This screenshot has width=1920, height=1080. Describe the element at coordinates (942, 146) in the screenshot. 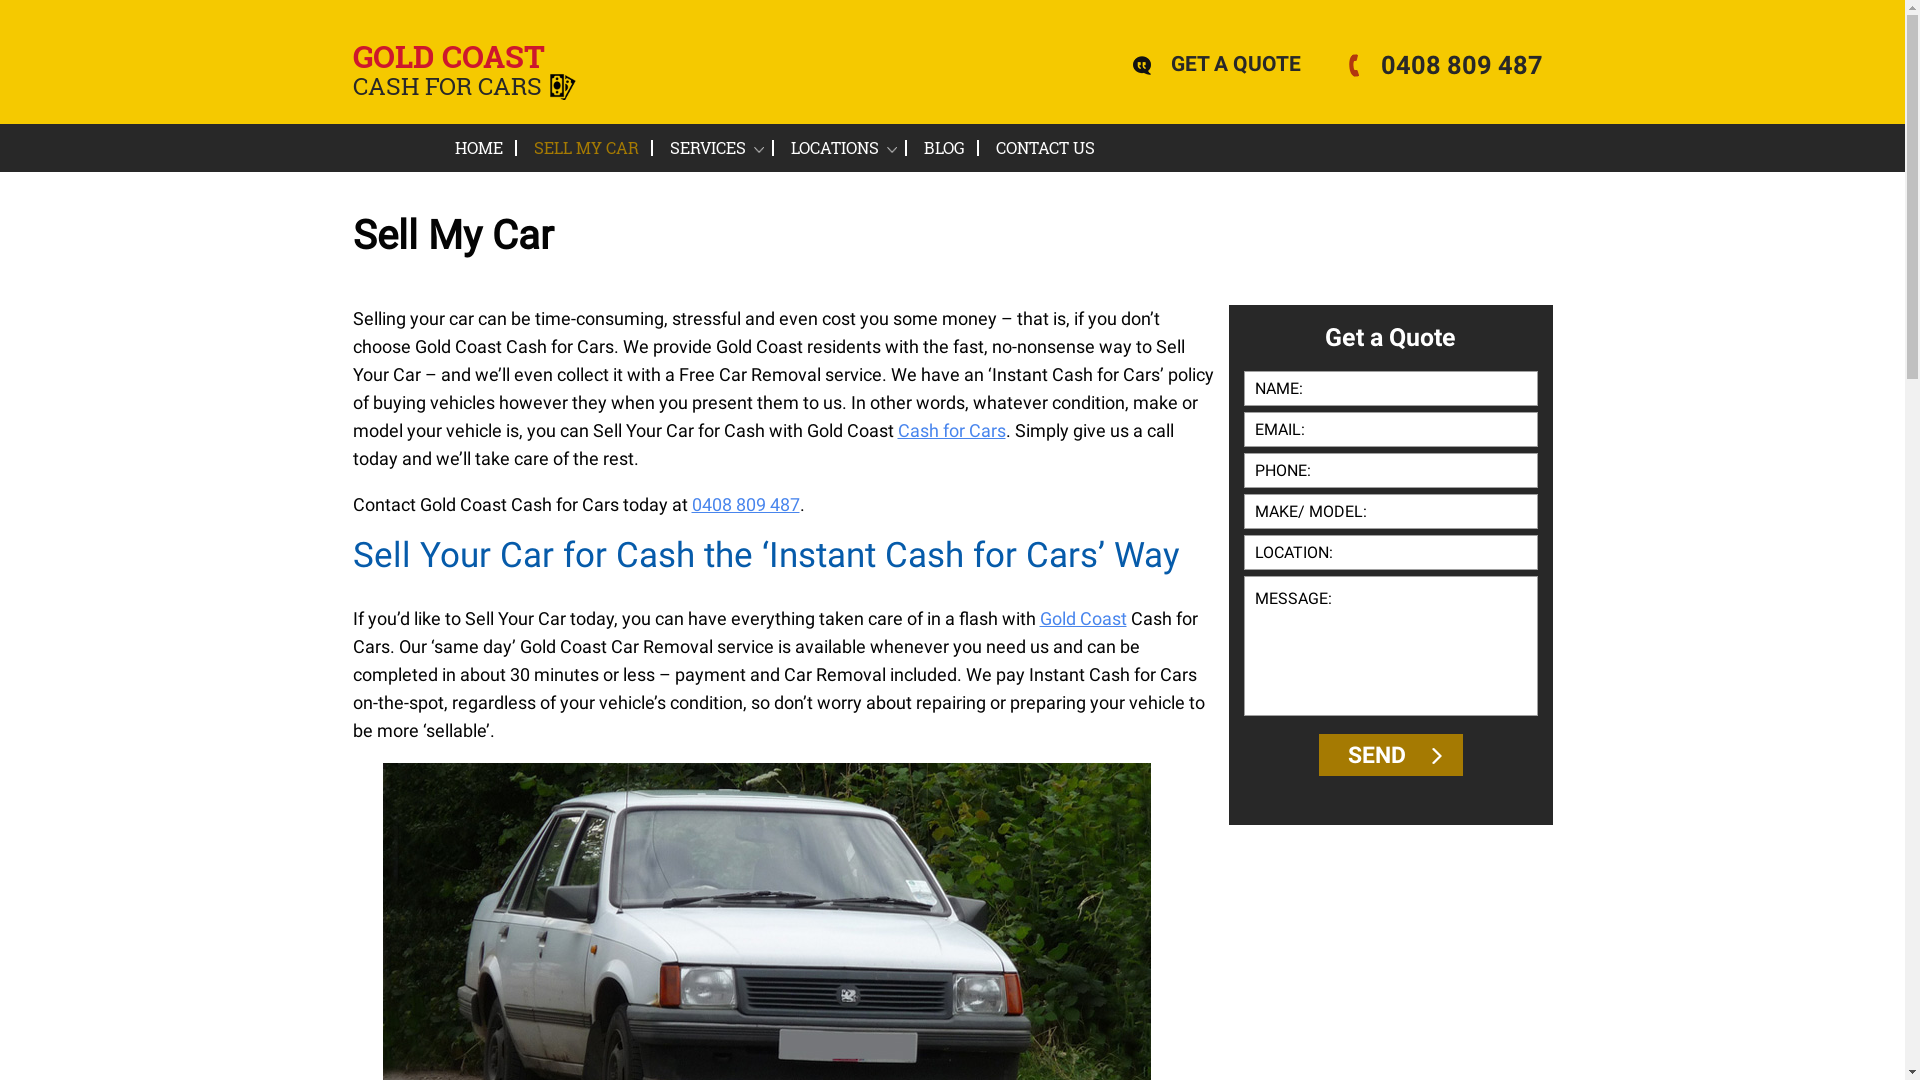

I see `'BLOG'` at that location.